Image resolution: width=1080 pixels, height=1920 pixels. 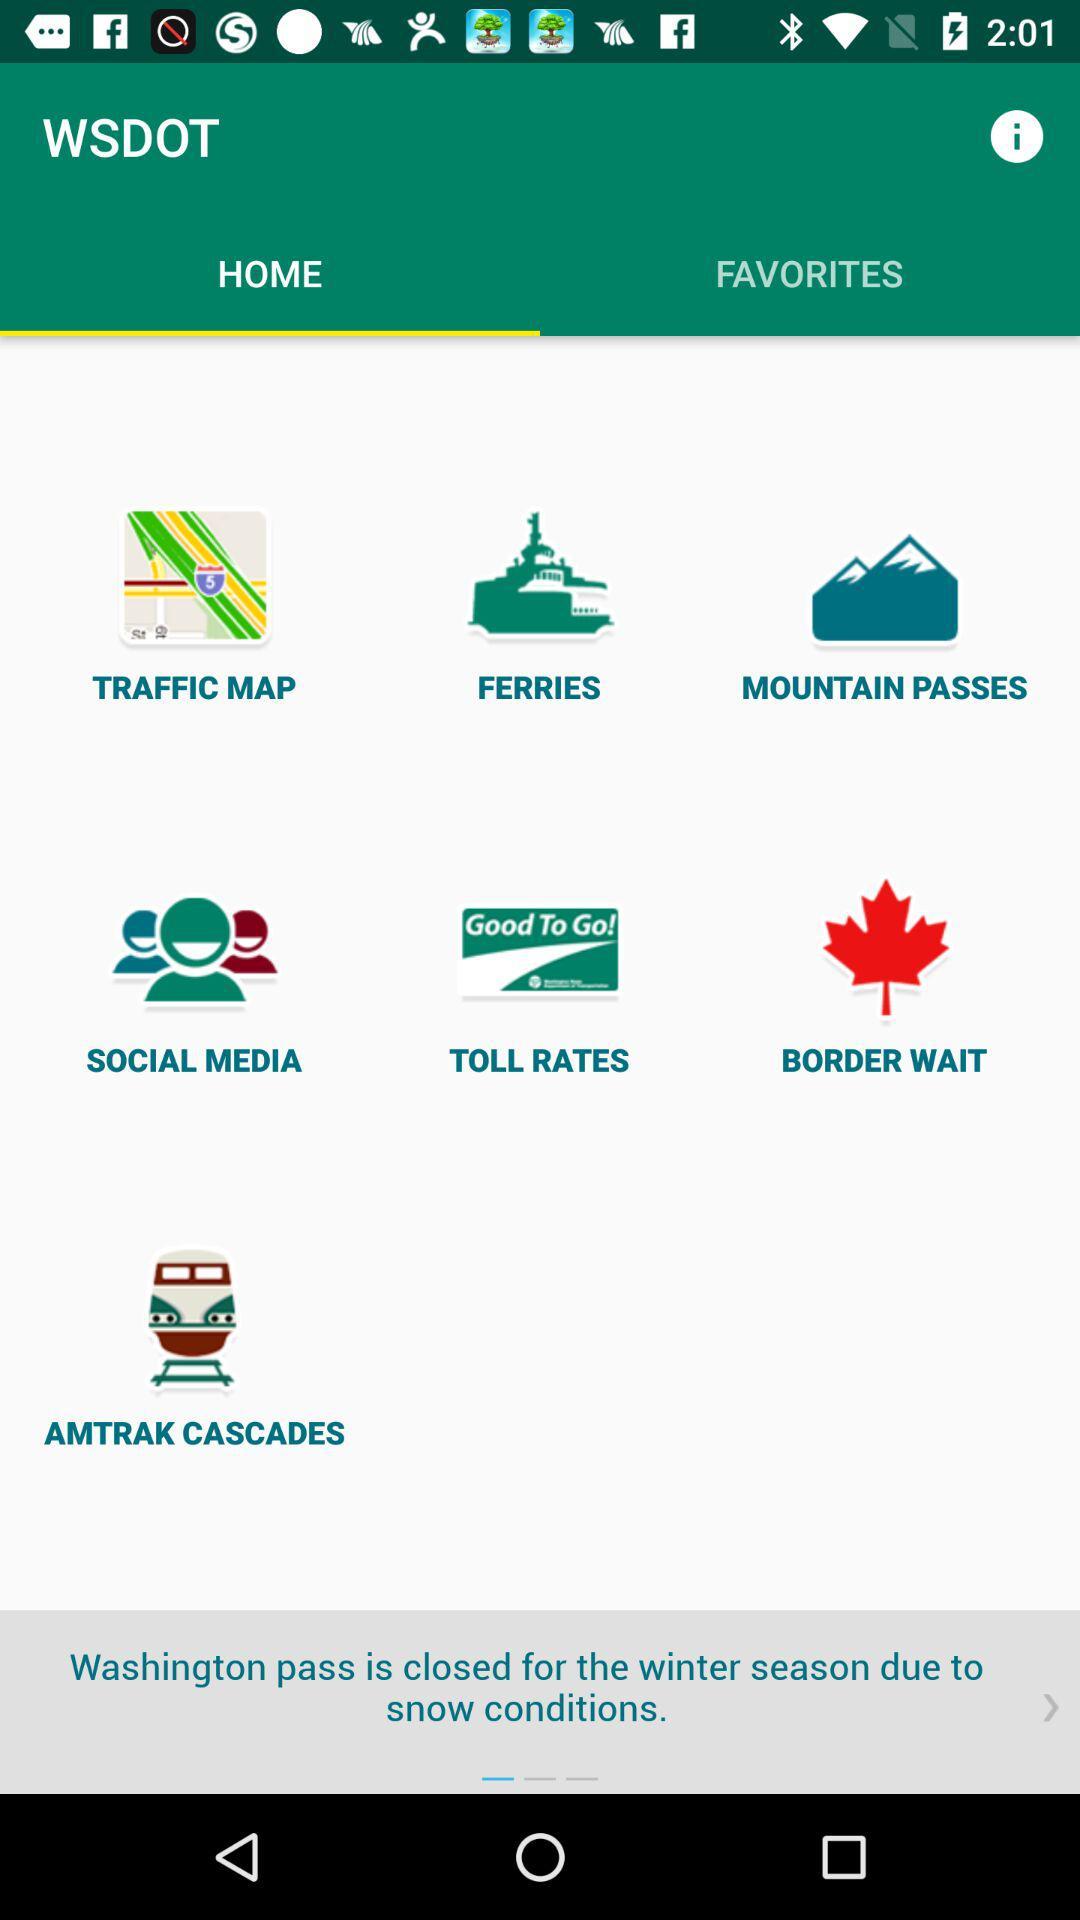 What do you see at coordinates (540, 1686) in the screenshot?
I see `the washington pass is` at bounding box center [540, 1686].